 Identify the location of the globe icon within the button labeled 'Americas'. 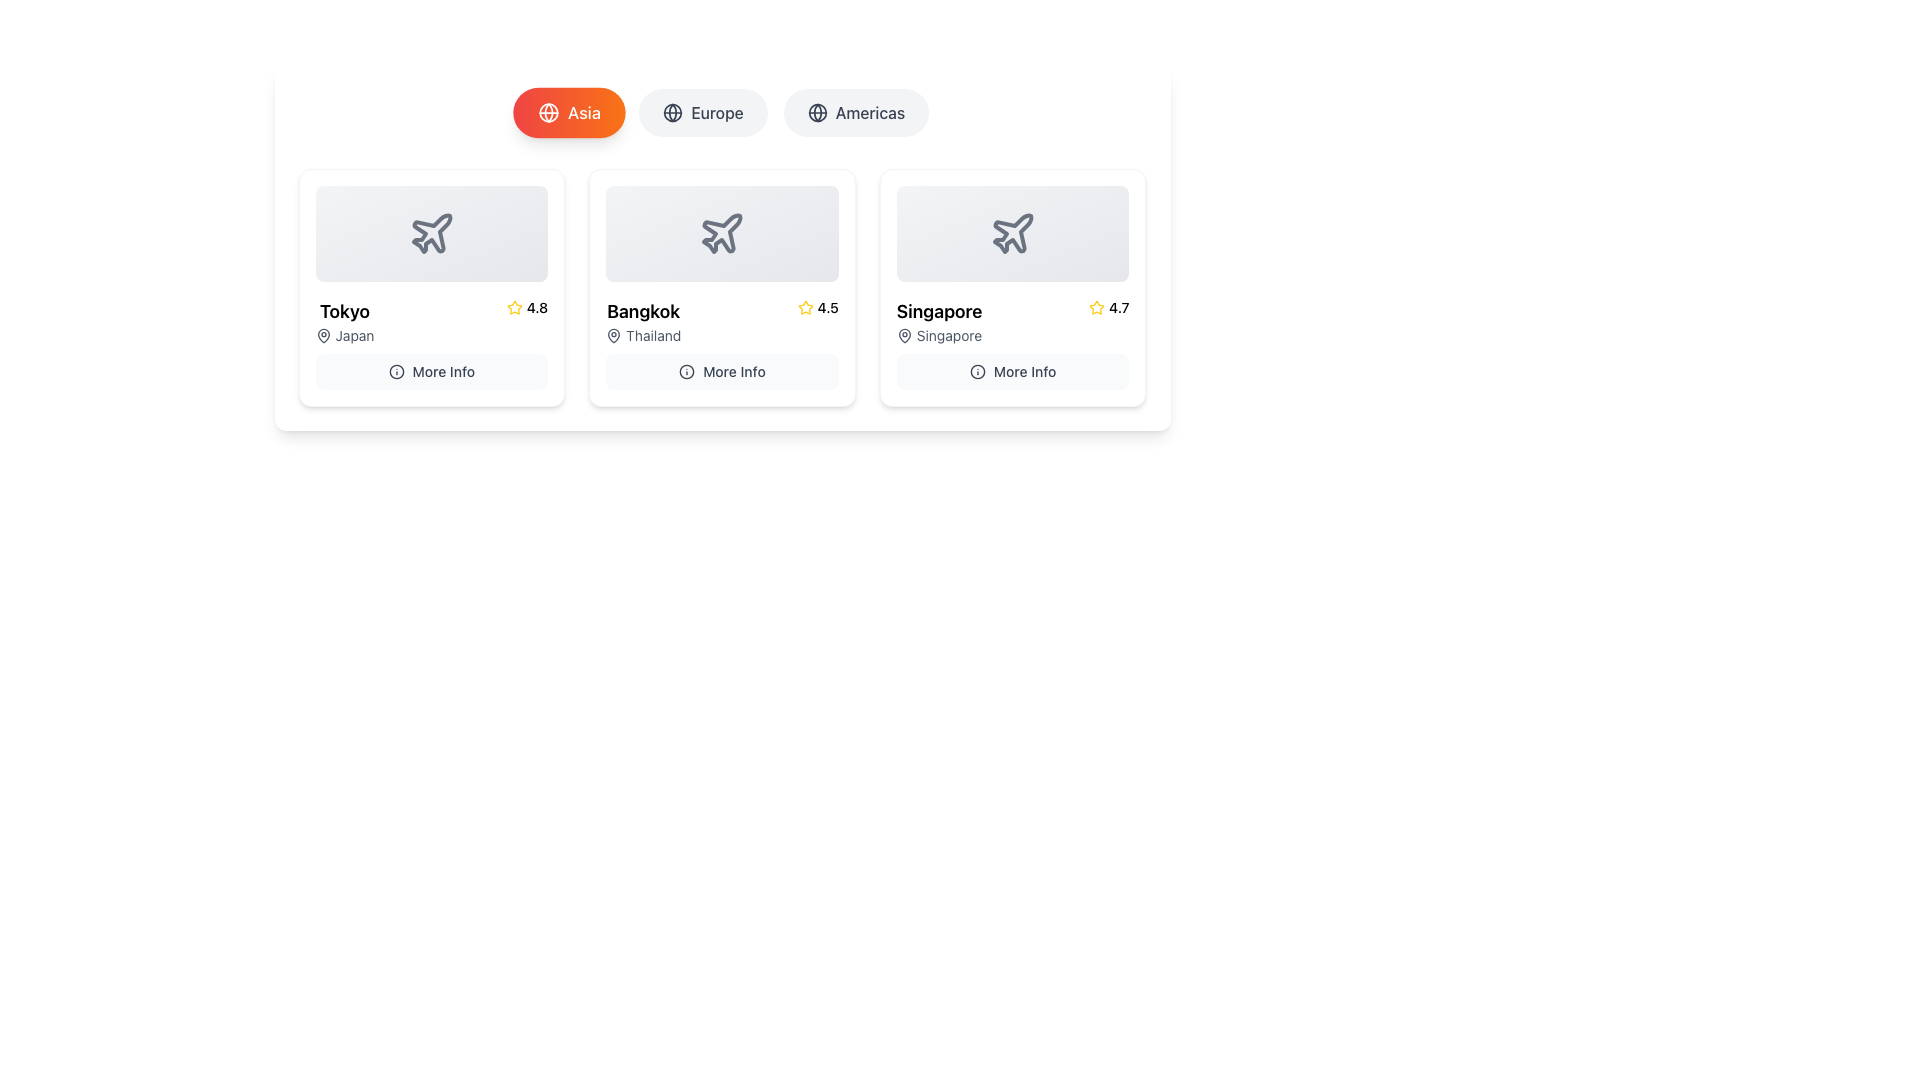
(817, 112).